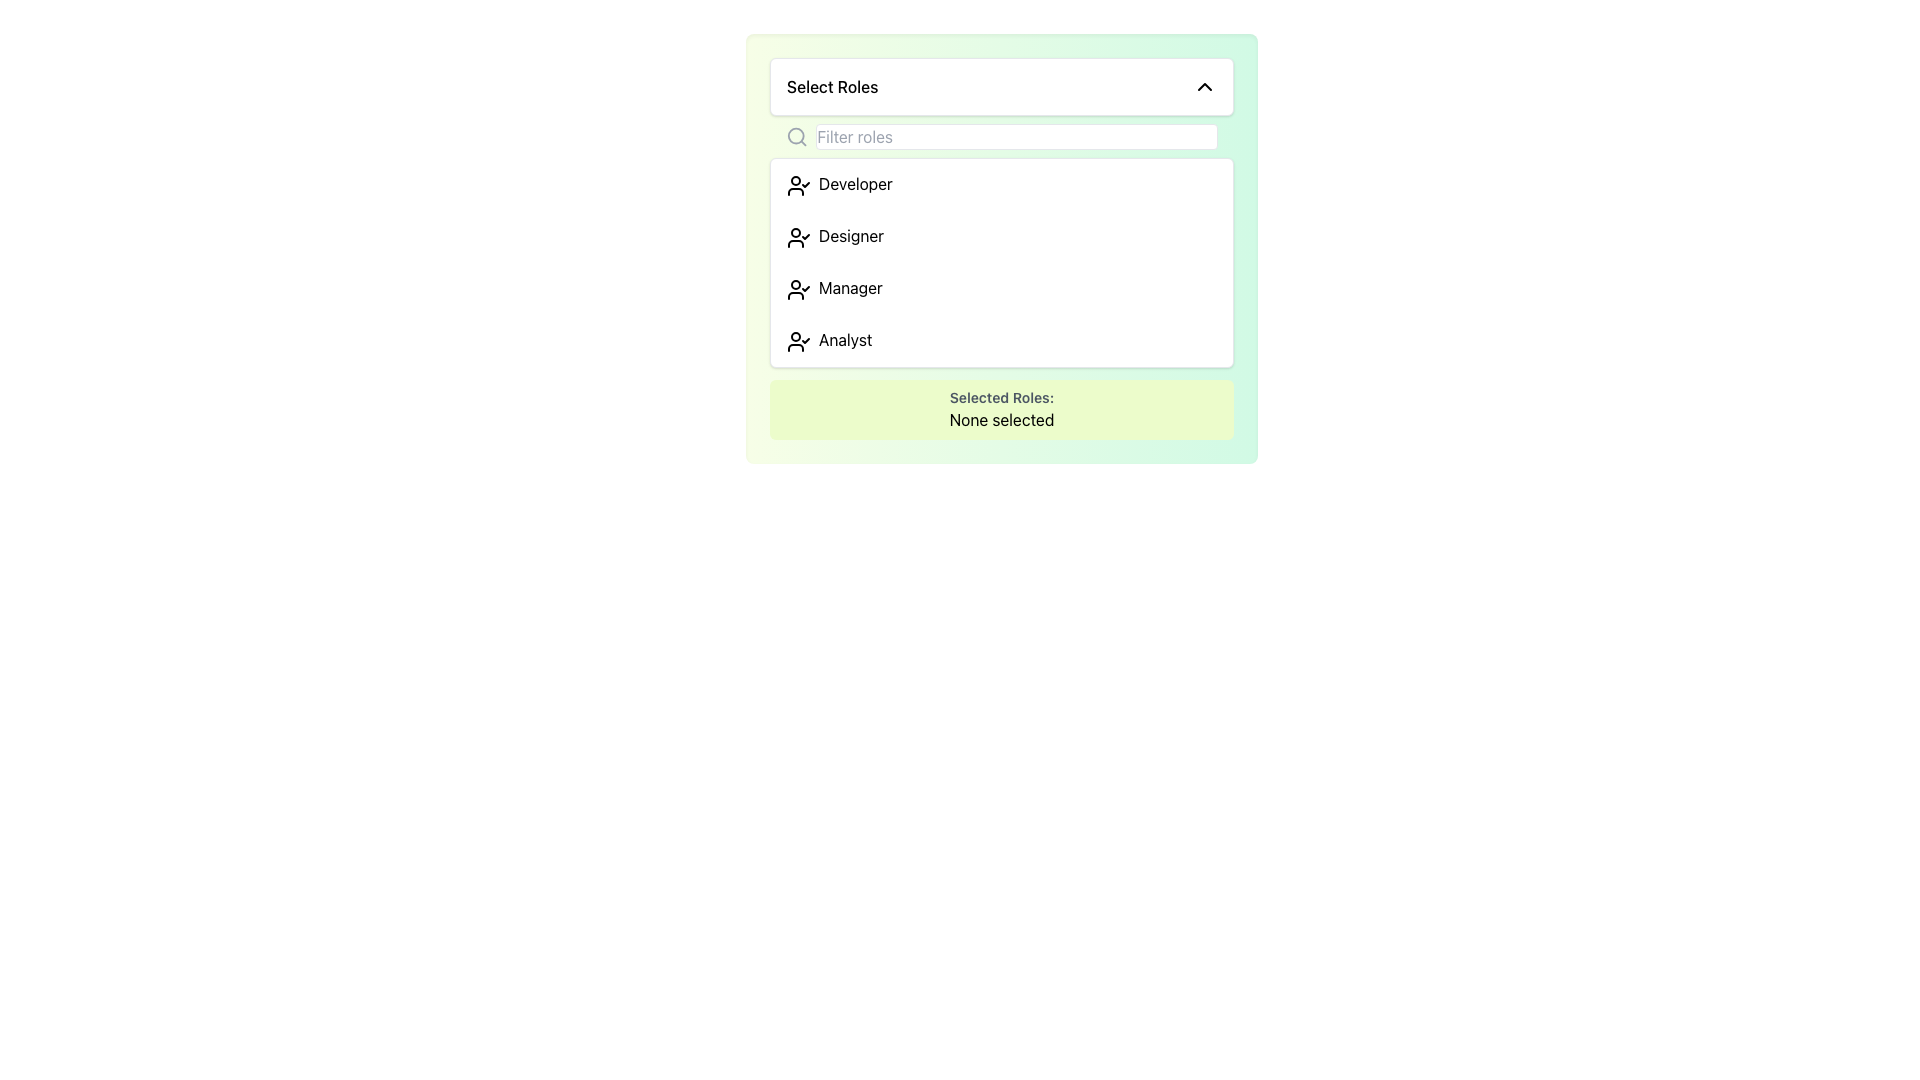  I want to click on the 'Add' button, a small rectangular button with rounded corners, located to the right of the 'Manager' list item, so click(1192, 289).